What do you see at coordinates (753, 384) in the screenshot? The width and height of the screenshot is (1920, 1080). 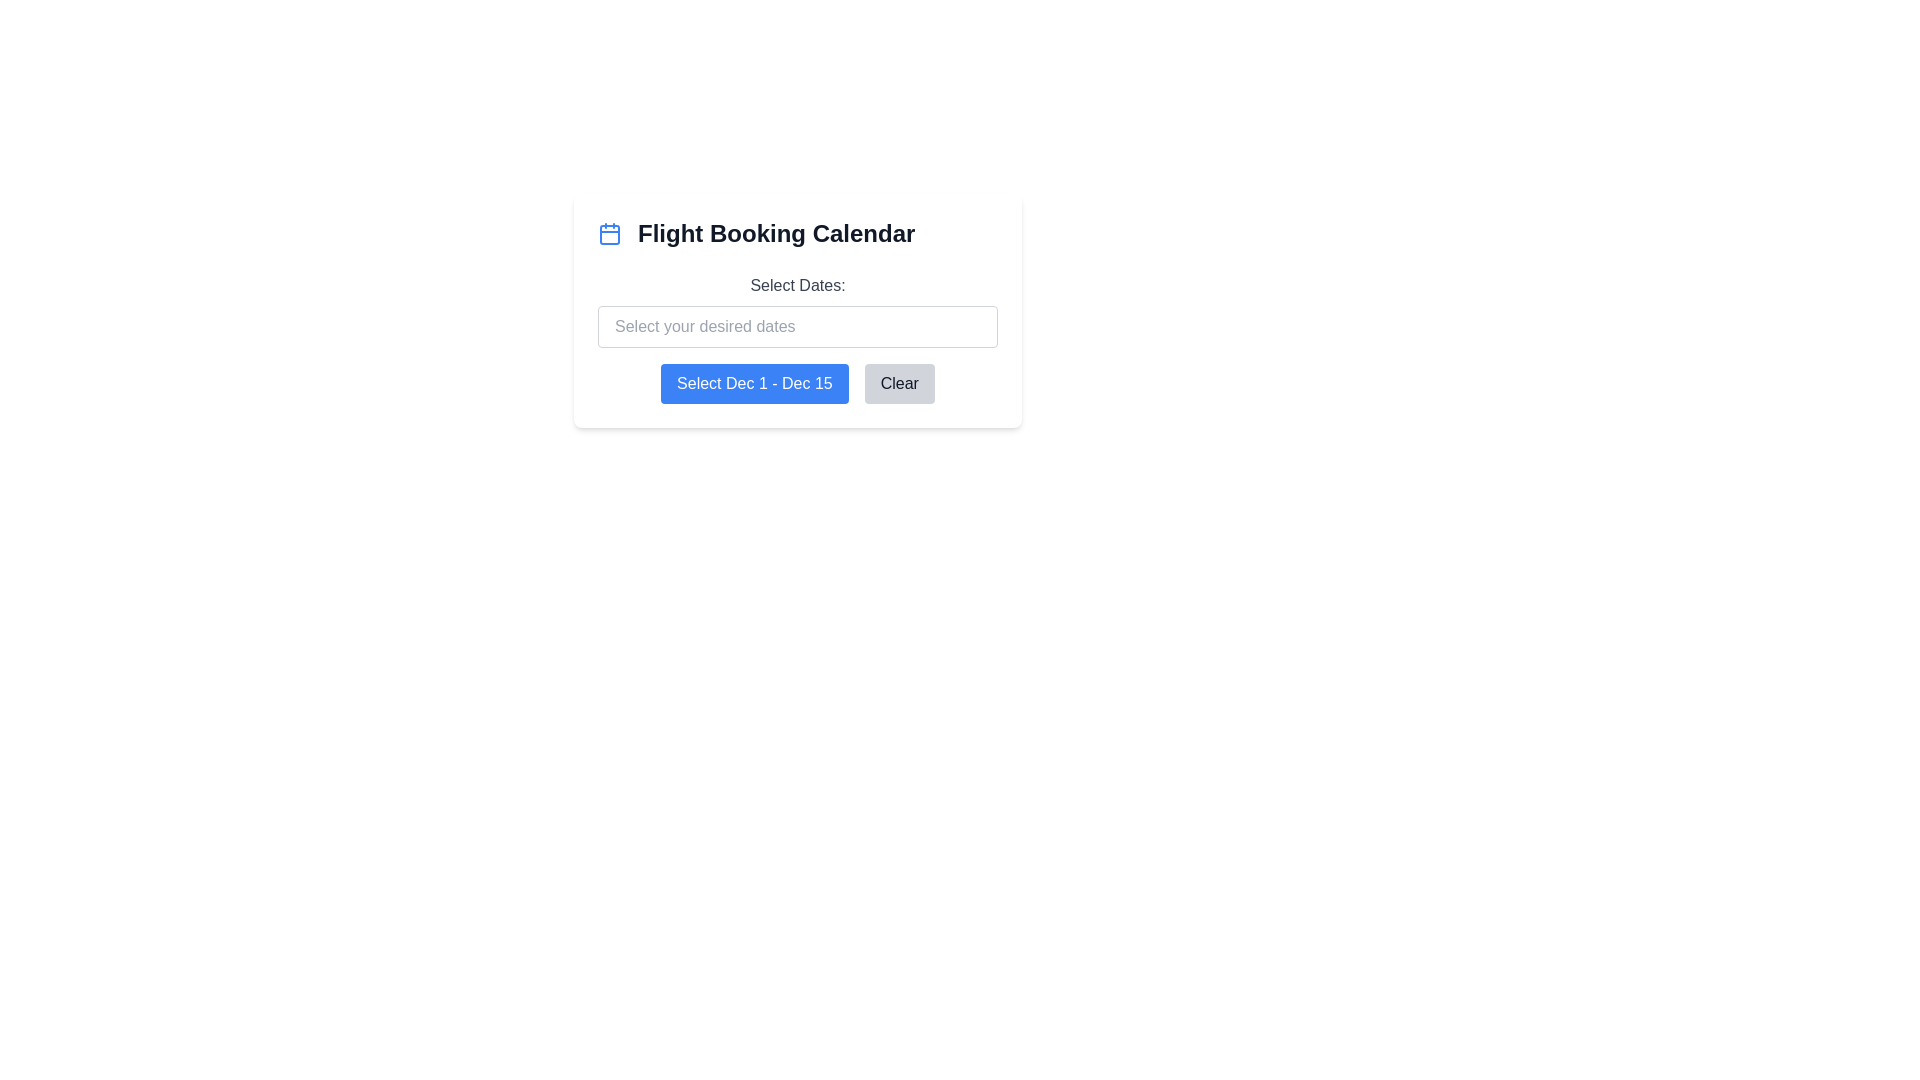 I see `the button labeled 'Select Dec 1 - Dec 15' with a blue background and rounded corners` at bounding box center [753, 384].